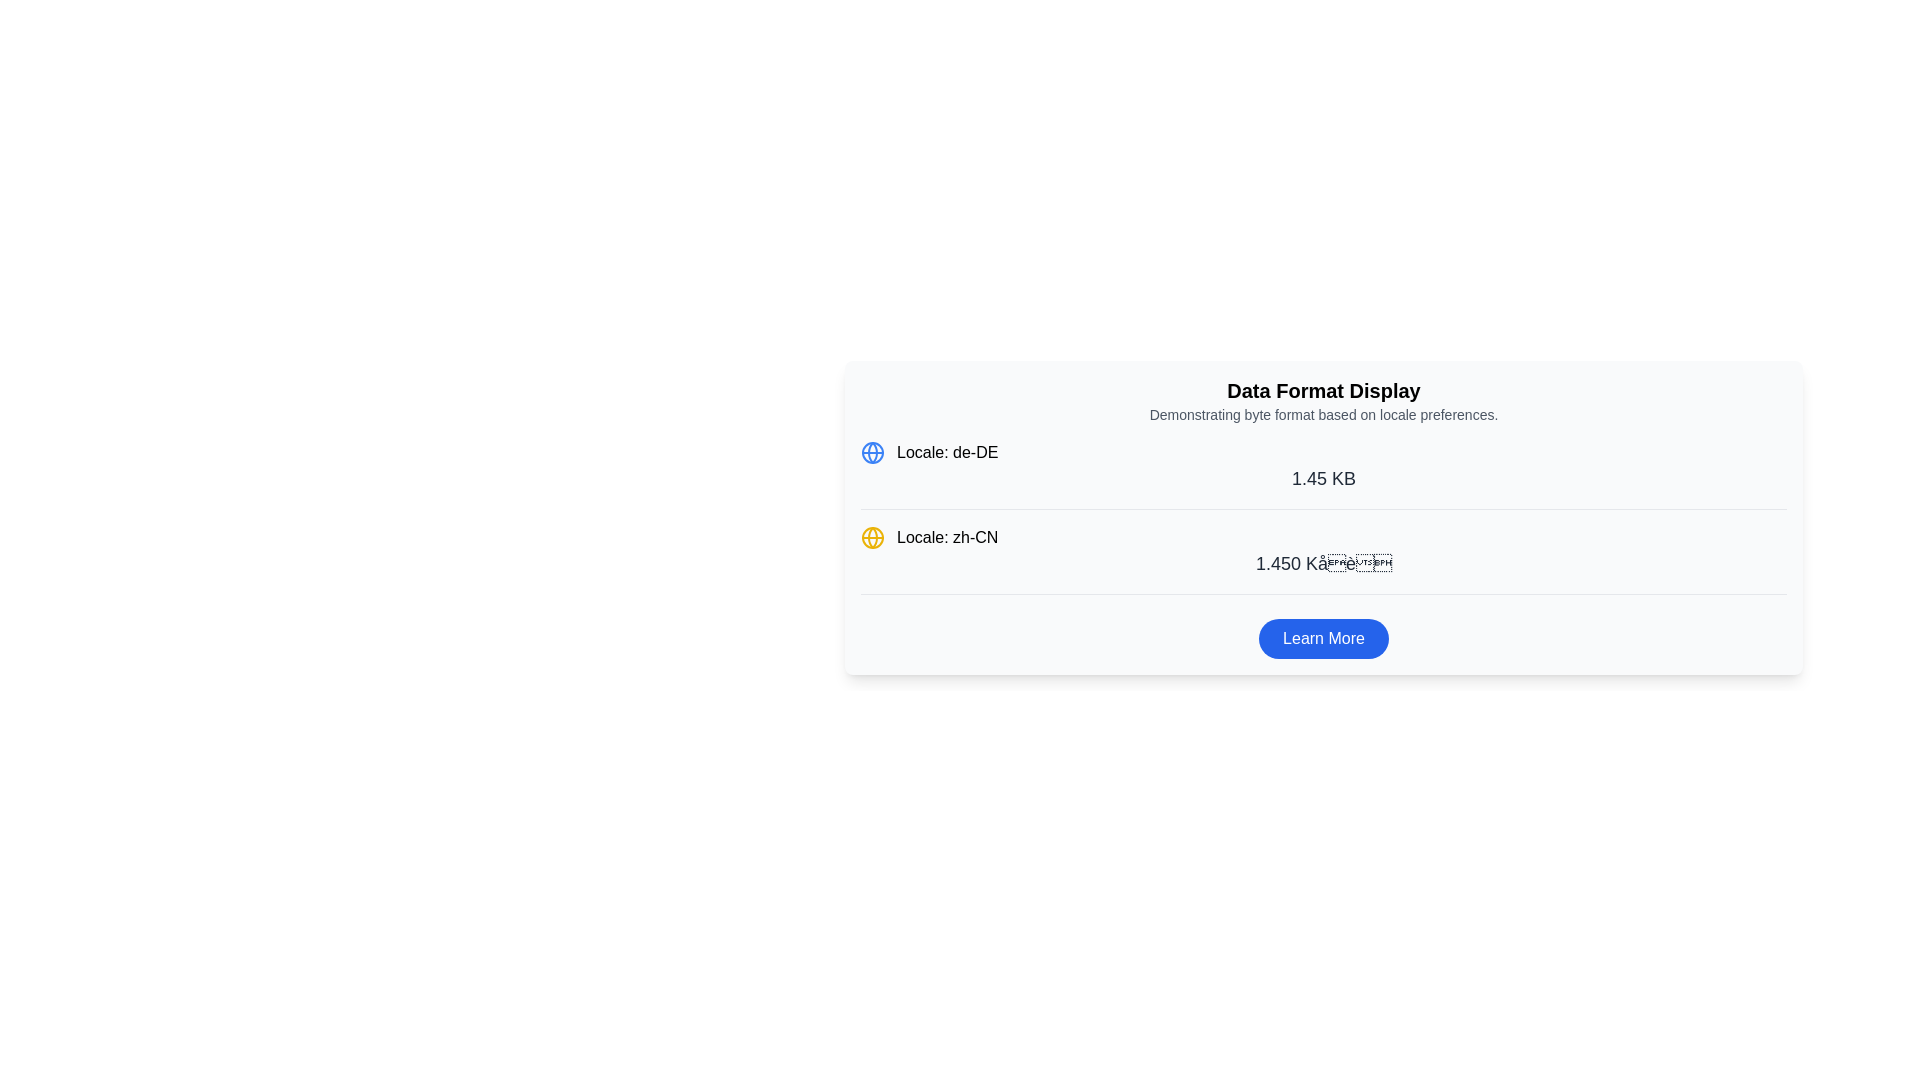 The height and width of the screenshot is (1080, 1920). I want to click on the 'Learn More' button, which is a blue button with white text, located at the center-bottom of a light gray rounded panel, so click(1324, 639).